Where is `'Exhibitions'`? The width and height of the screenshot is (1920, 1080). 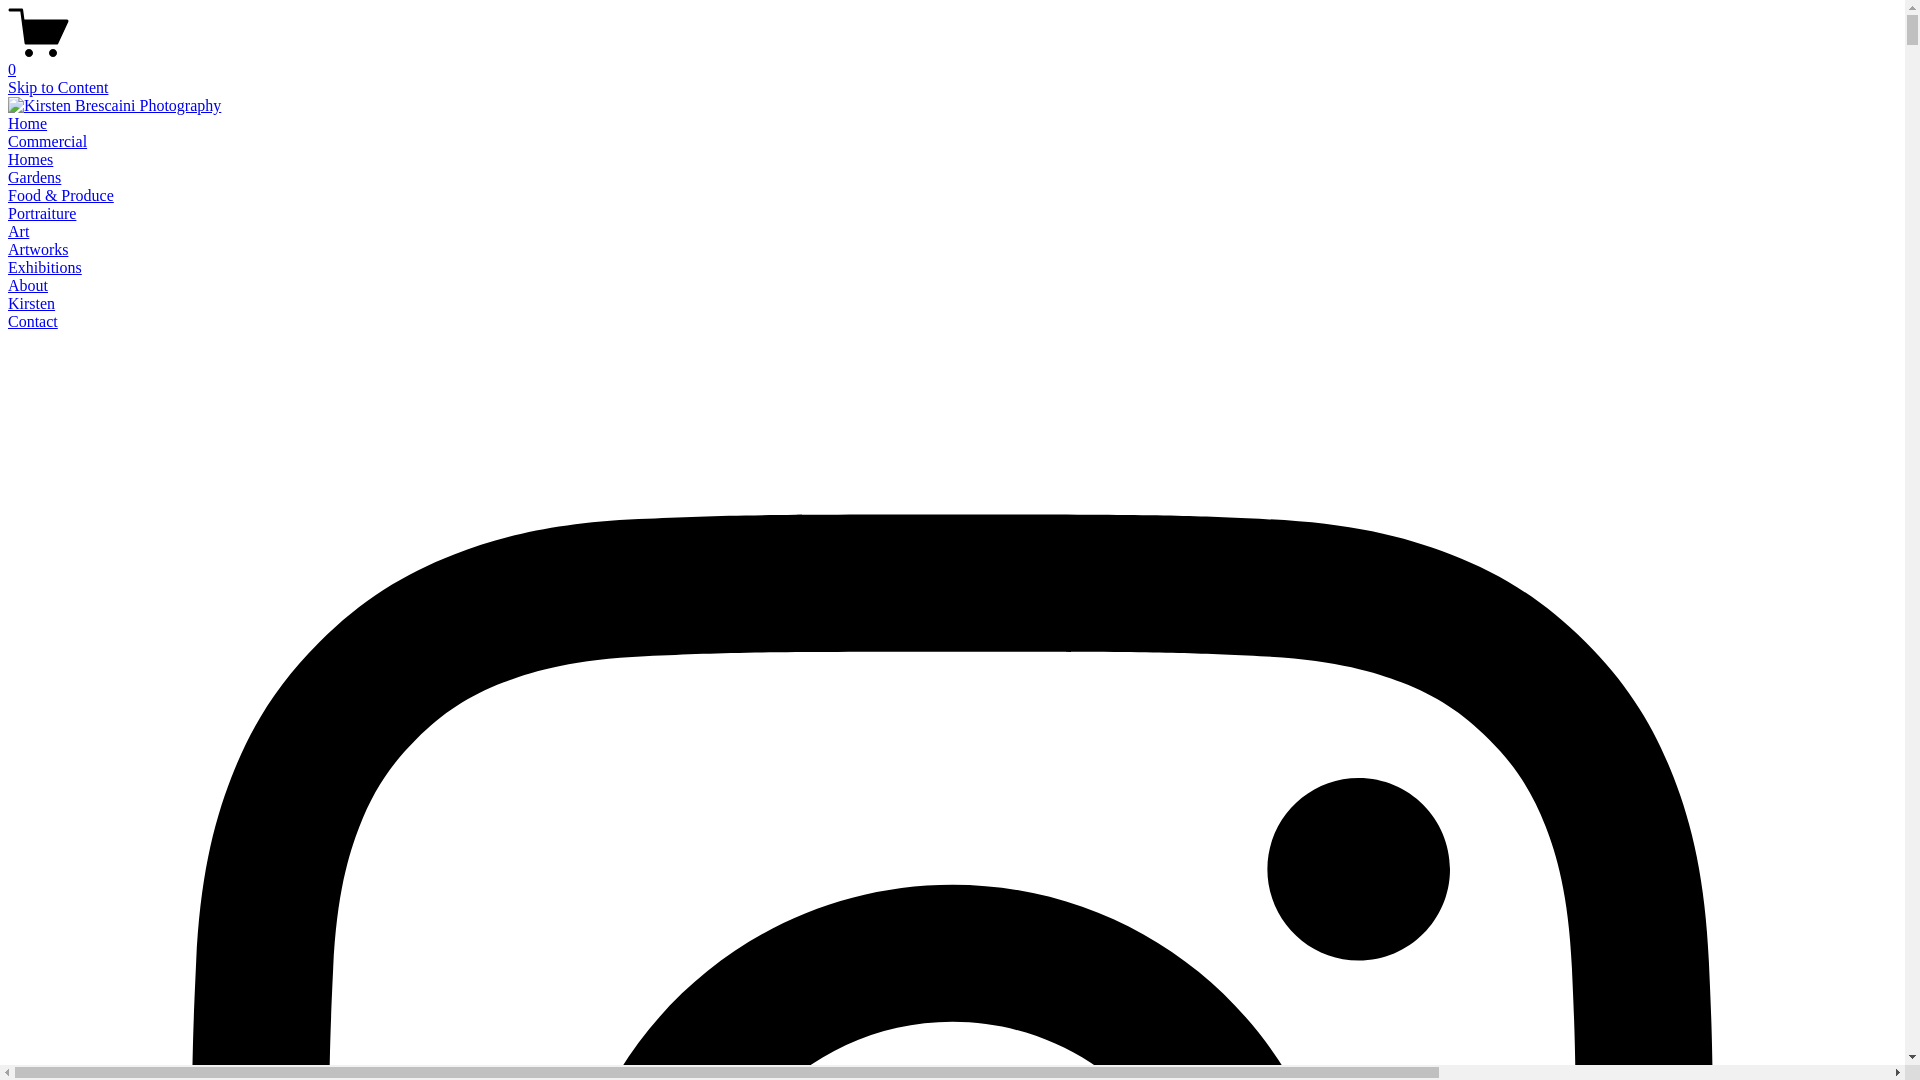
'Exhibitions' is located at coordinates (44, 266).